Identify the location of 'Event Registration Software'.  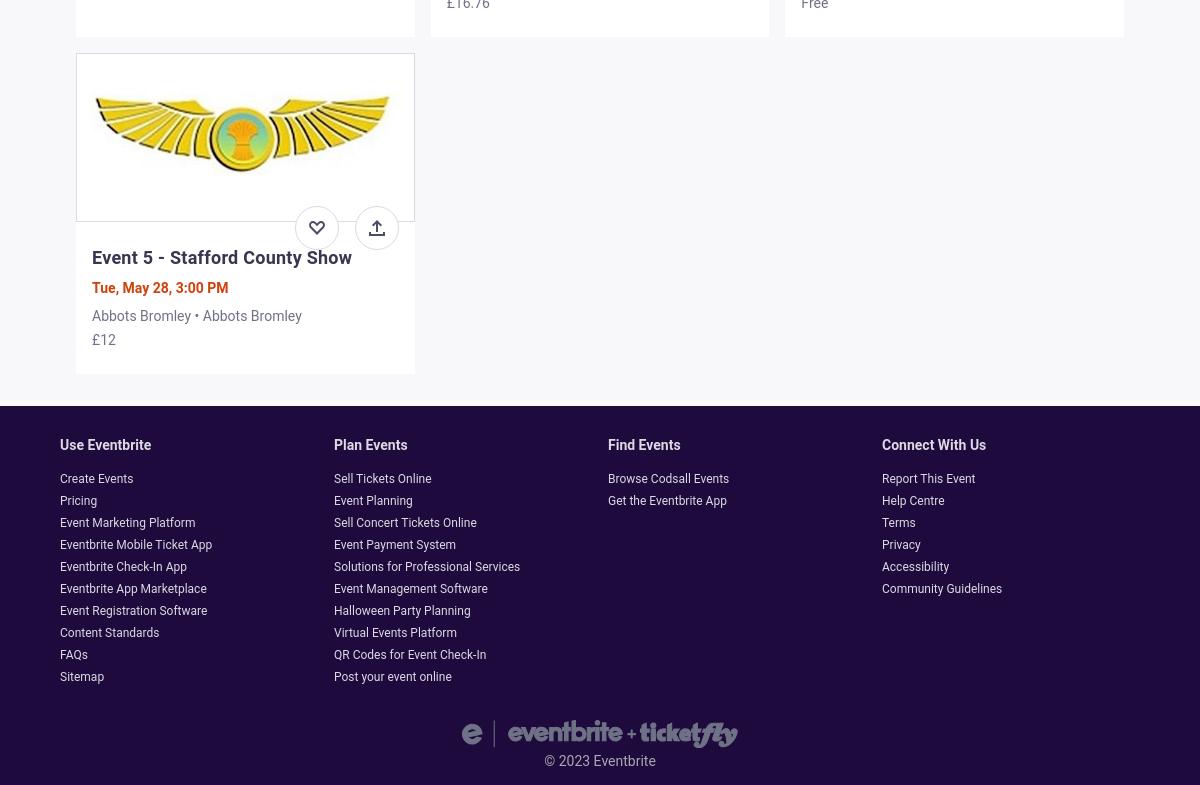
(133, 610).